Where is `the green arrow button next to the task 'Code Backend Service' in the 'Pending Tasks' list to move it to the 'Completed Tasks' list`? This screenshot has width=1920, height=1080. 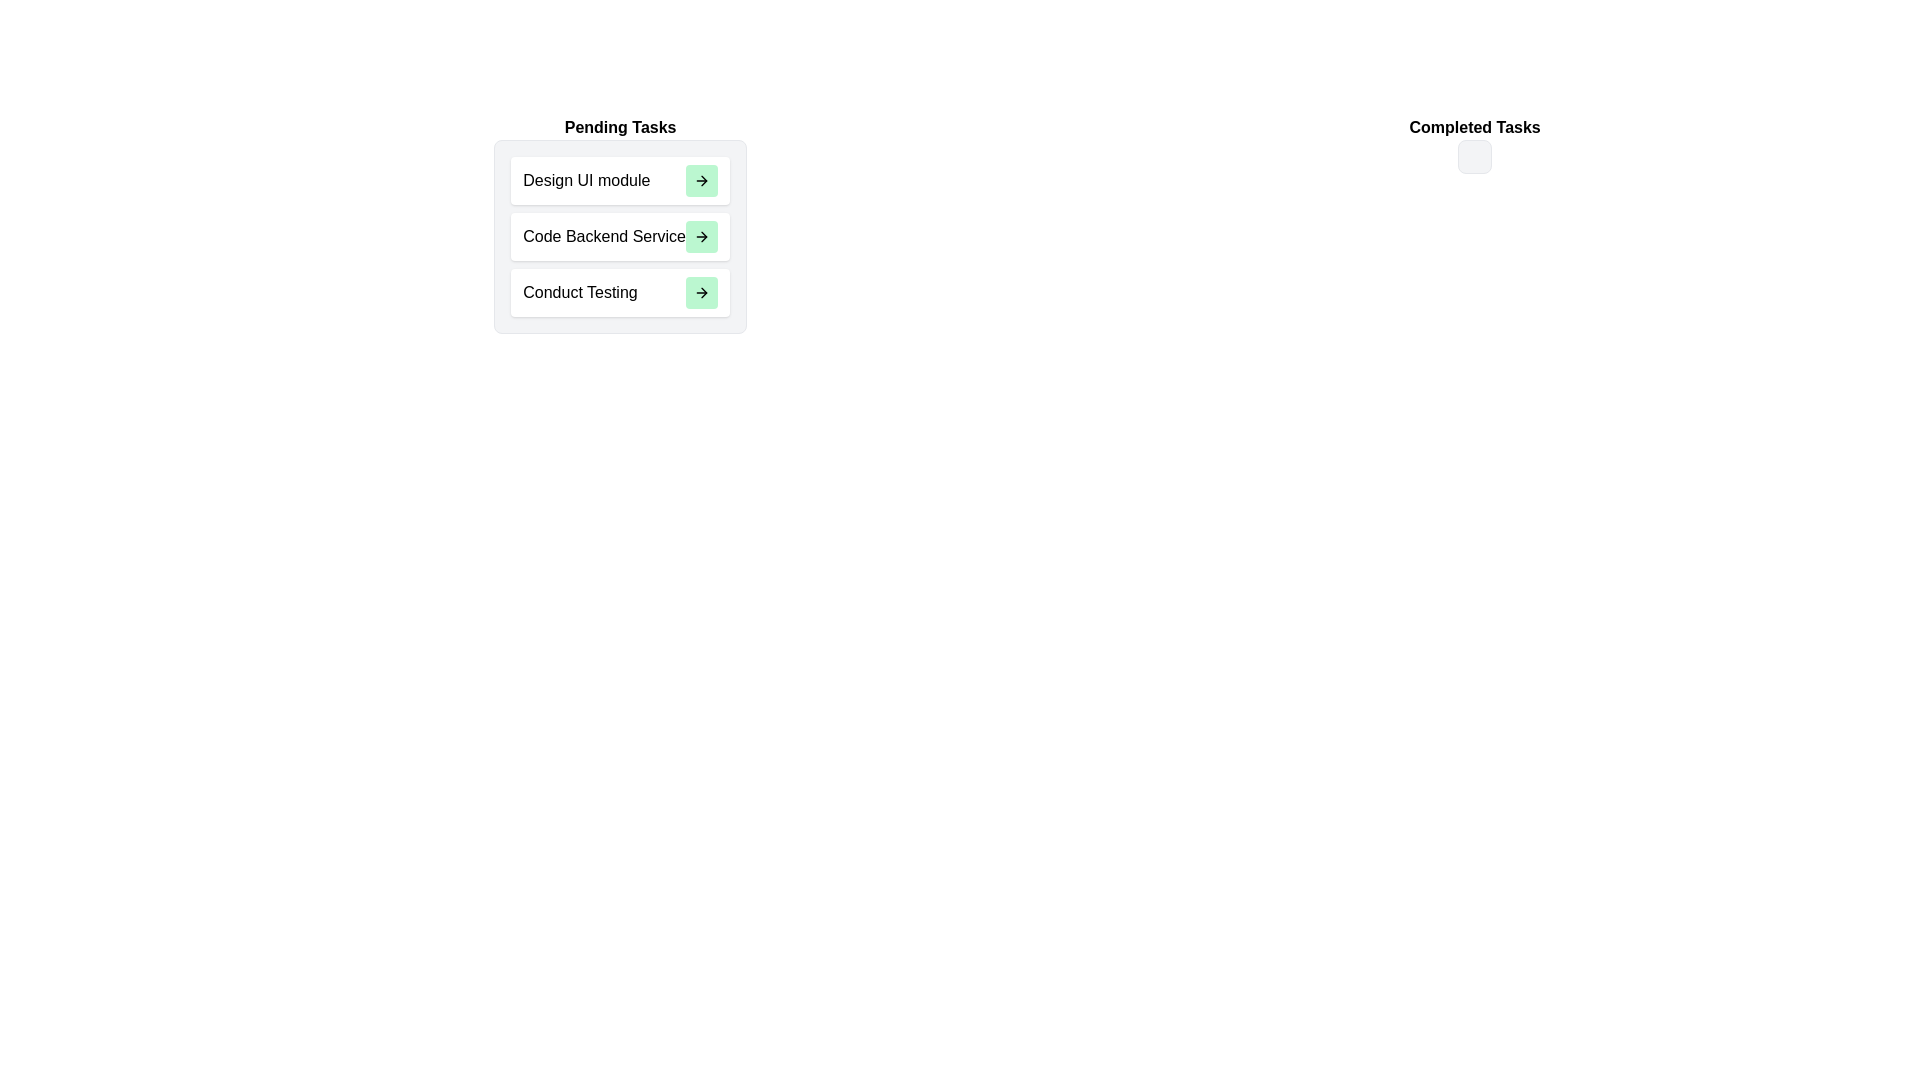 the green arrow button next to the task 'Code Backend Service' in the 'Pending Tasks' list to move it to the 'Completed Tasks' list is located at coordinates (701, 235).